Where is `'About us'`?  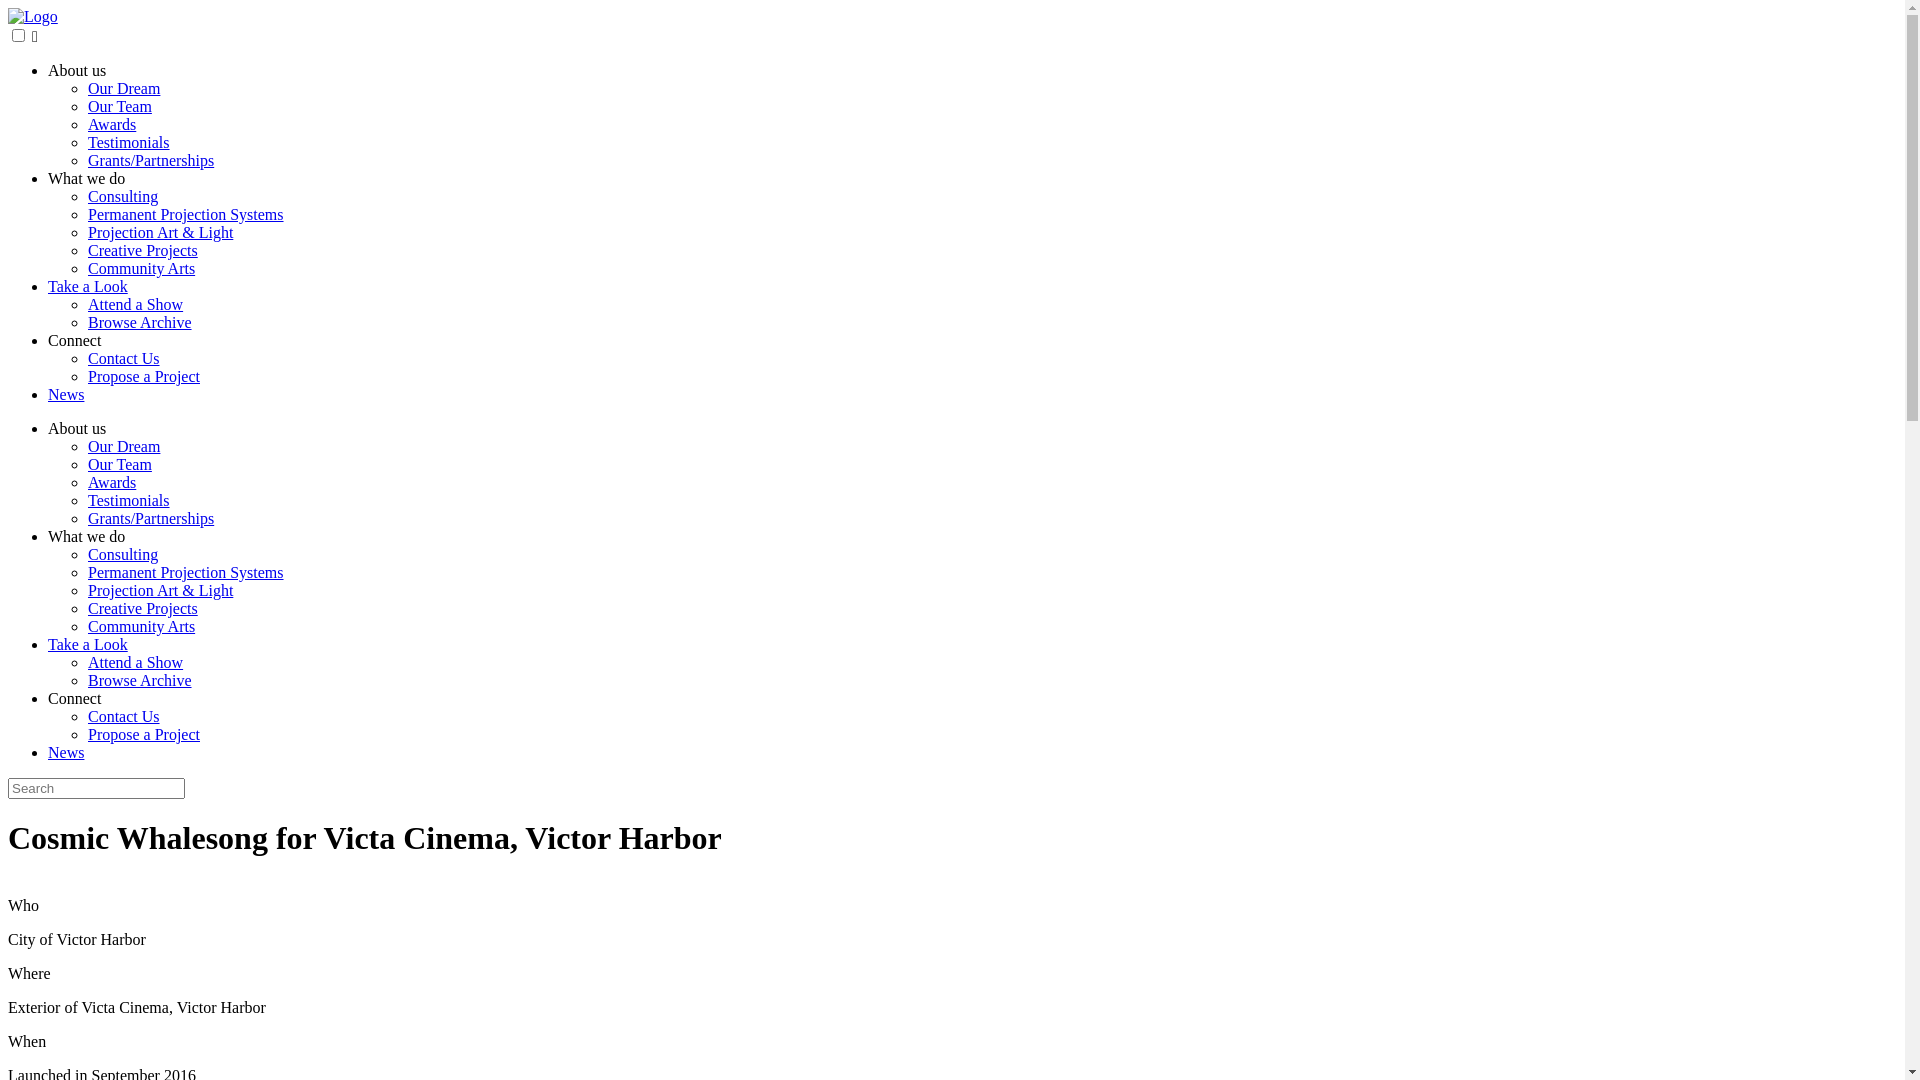
'About us' is located at coordinates (76, 427).